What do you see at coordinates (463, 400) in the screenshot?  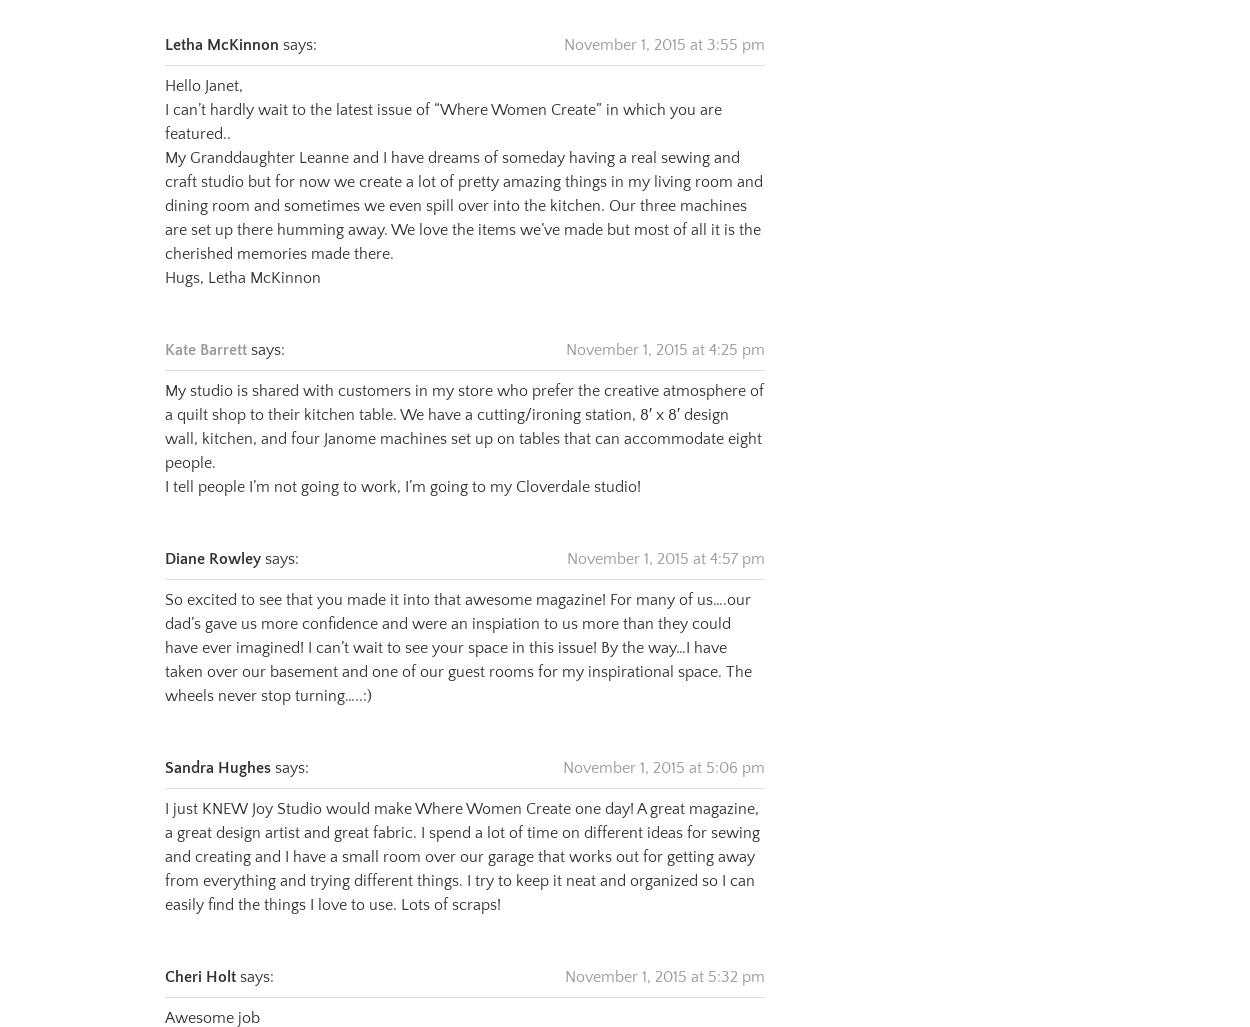 I see `'My studio is shared with customers in my store who prefer the creative atmosphere of a quilt shop to their kitchen table. We have a cutting/ironing station, 8′ x 8′ design wall, kitchen, and four Janome machines set up on tables that can accommodate eight people.'` at bounding box center [463, 400].